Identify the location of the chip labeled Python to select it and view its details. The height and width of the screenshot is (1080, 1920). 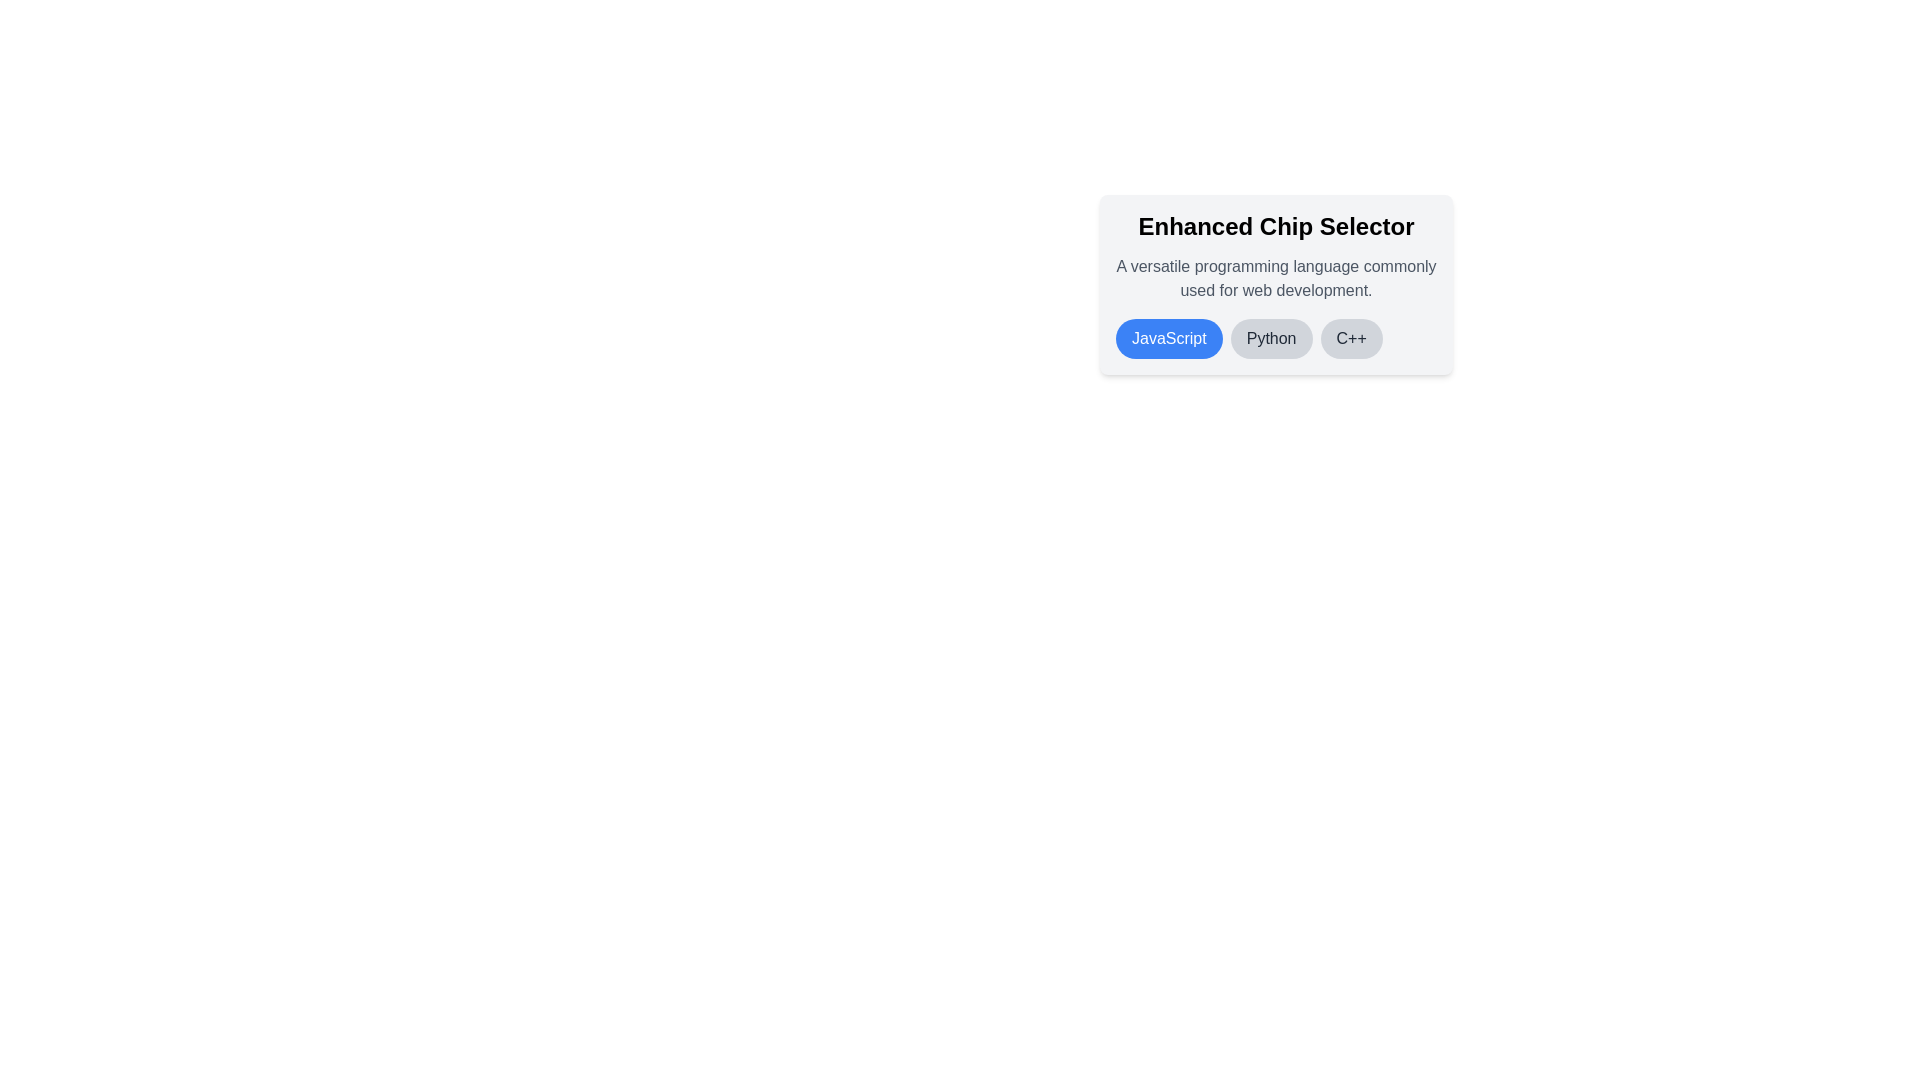
(1270, 338).